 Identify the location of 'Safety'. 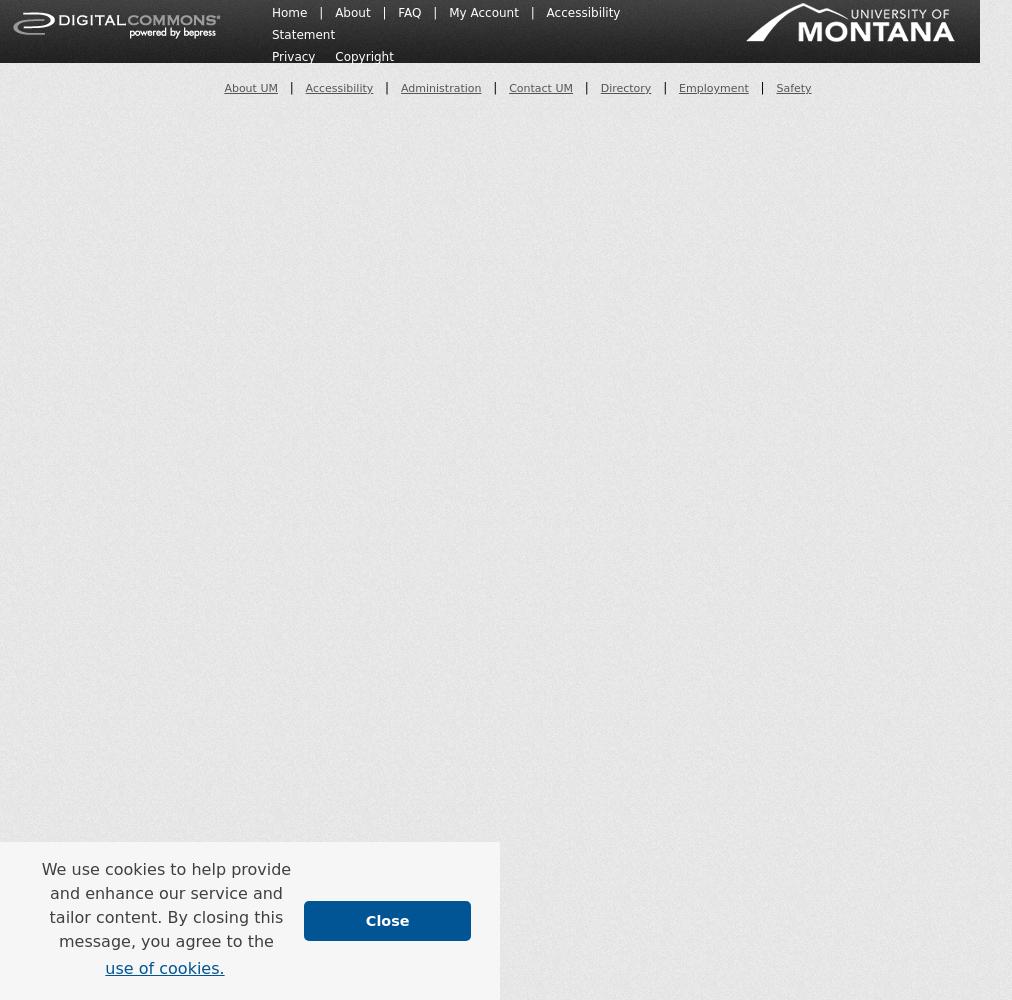
(792, 86).